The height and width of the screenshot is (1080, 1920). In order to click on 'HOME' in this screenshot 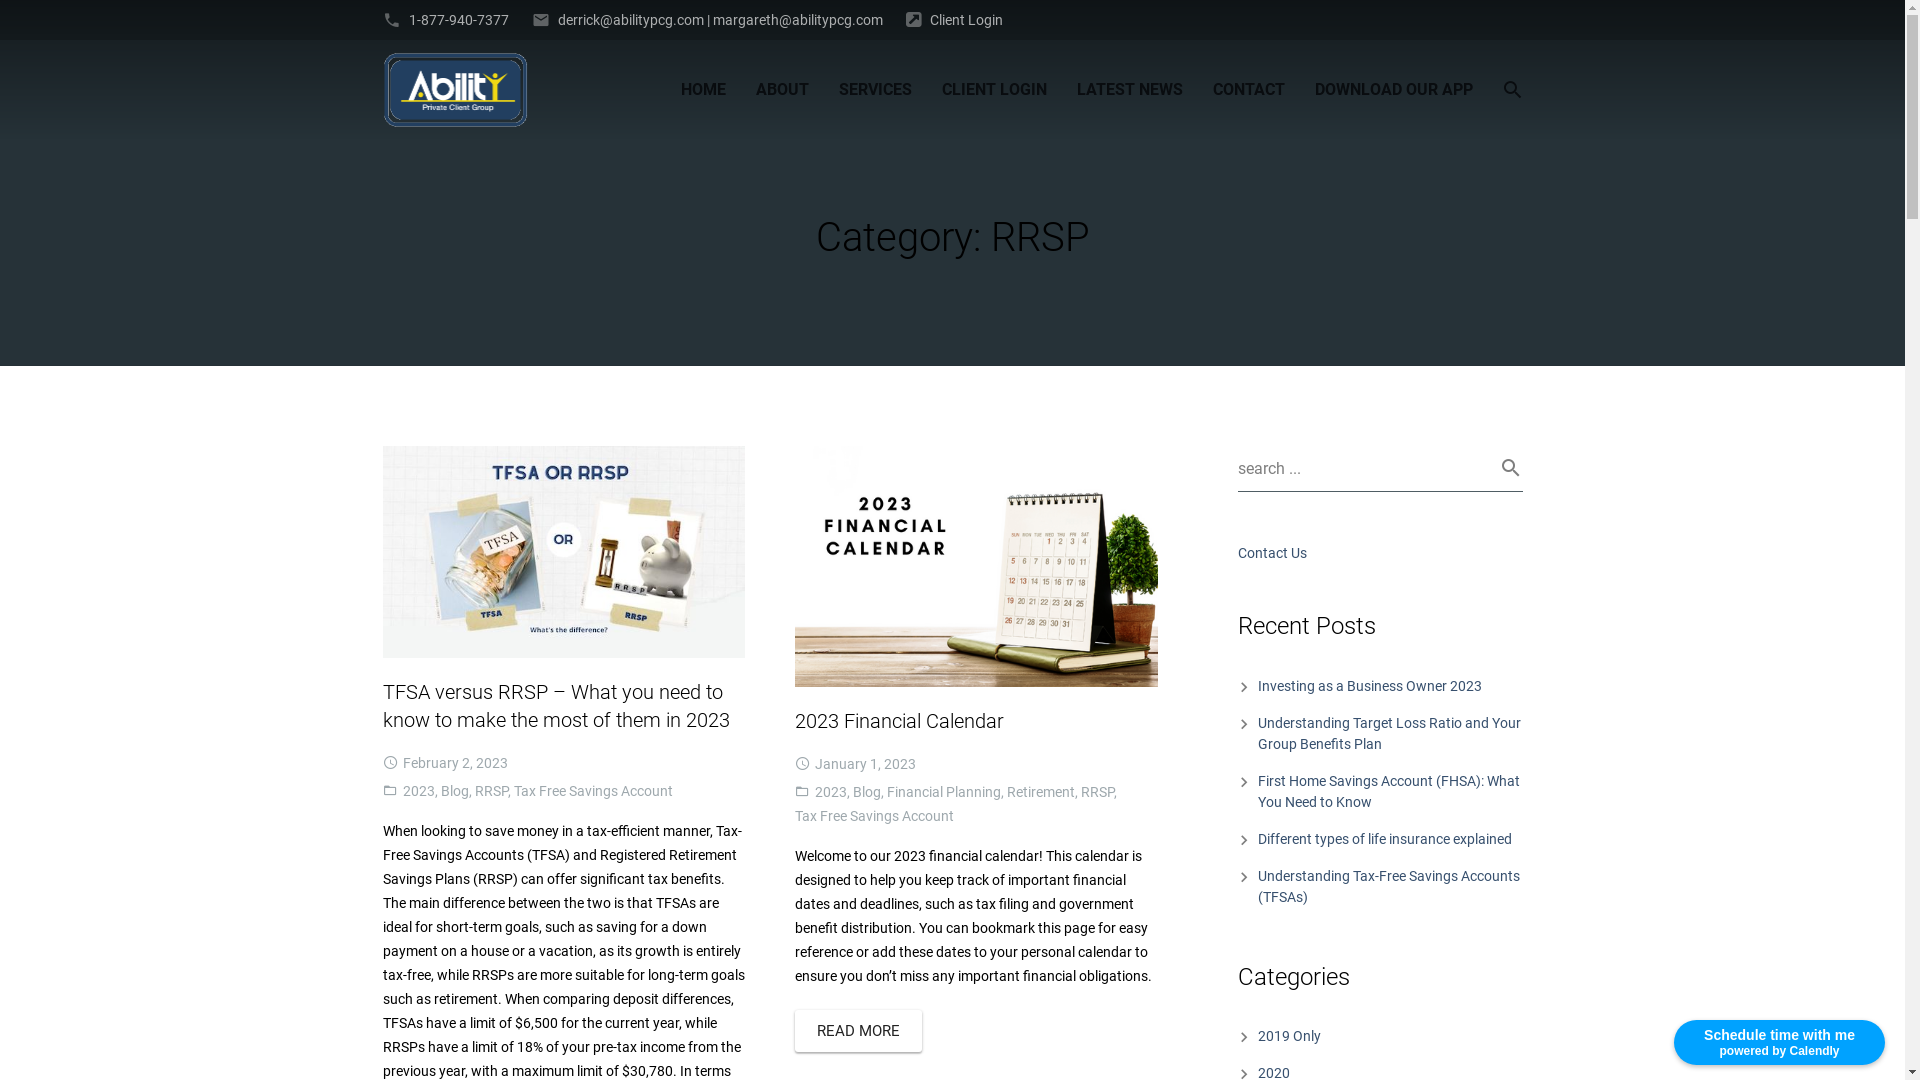, I will do `click(703, 88)`.